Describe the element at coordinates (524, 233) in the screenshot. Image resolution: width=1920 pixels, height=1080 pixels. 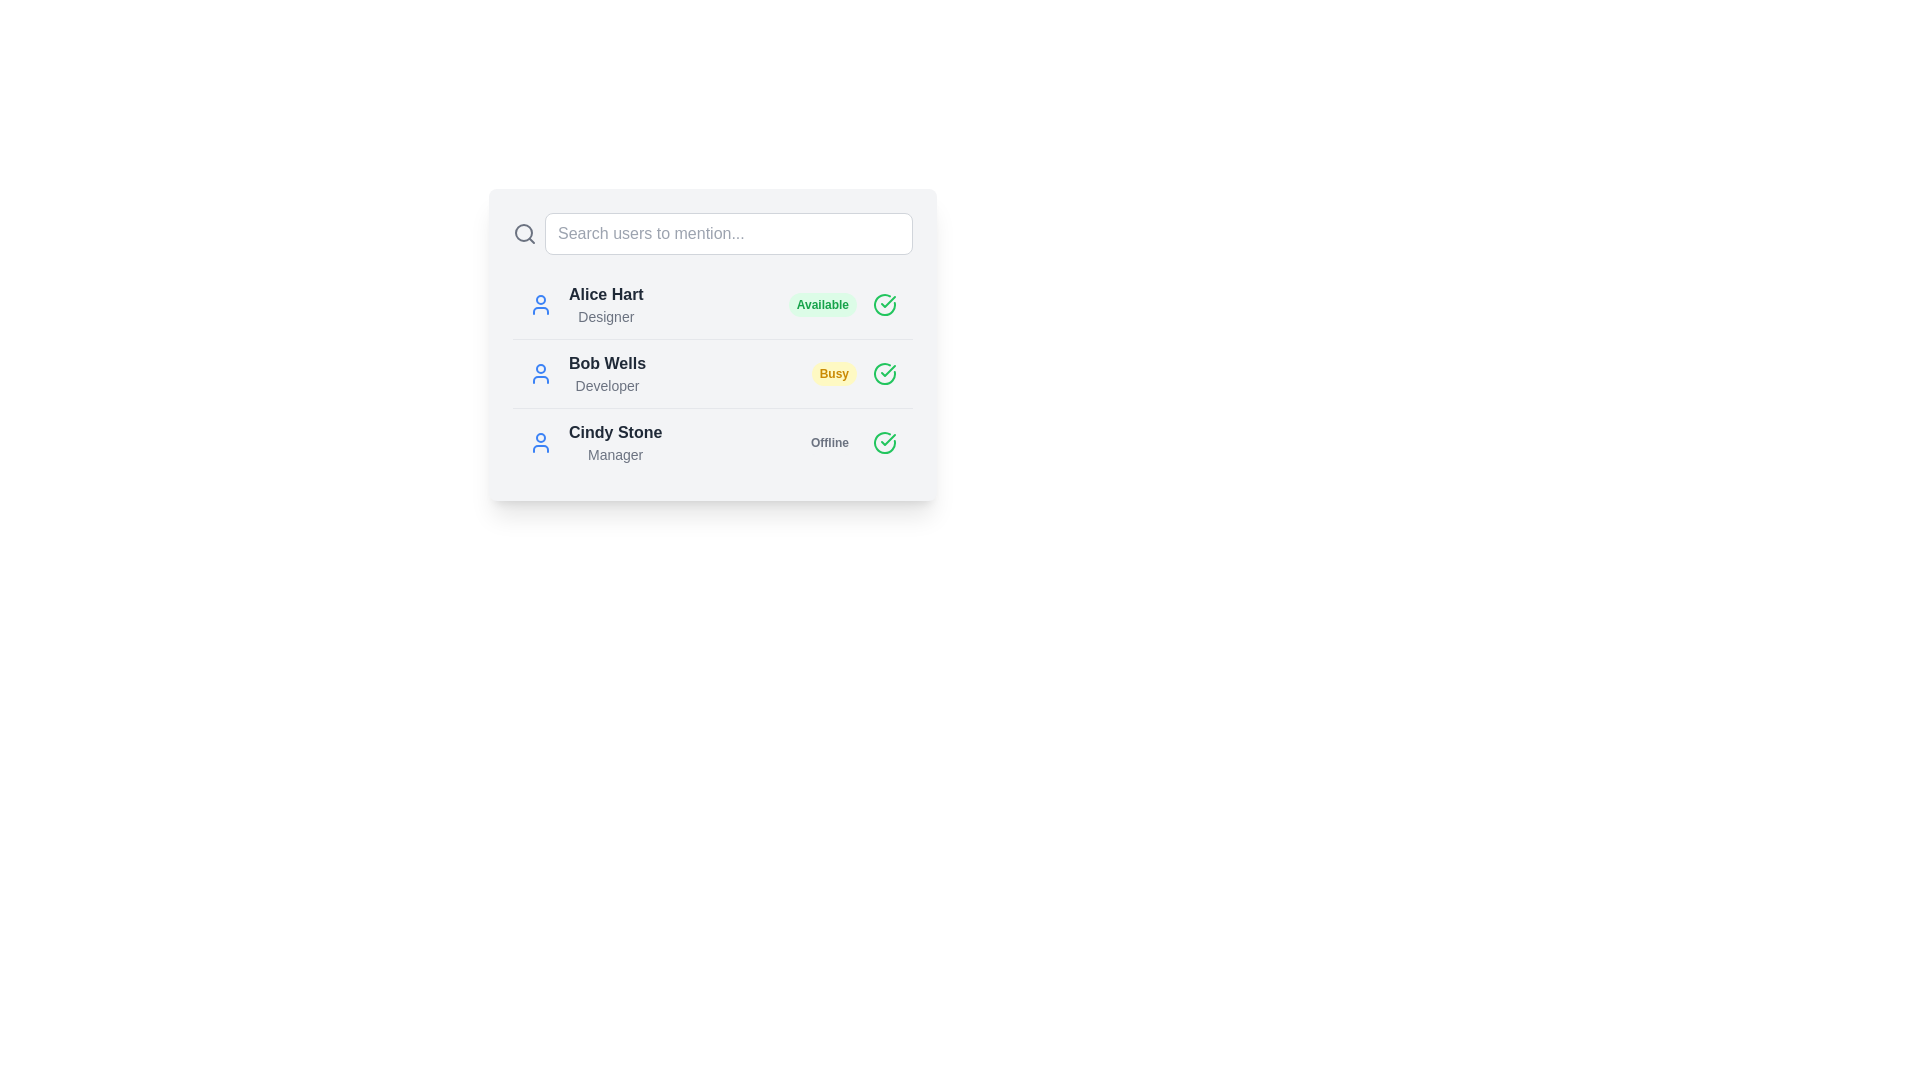
I see `the search icon, which is an outline of a magnifying glass located in the top-left section of the search interface` at that location.